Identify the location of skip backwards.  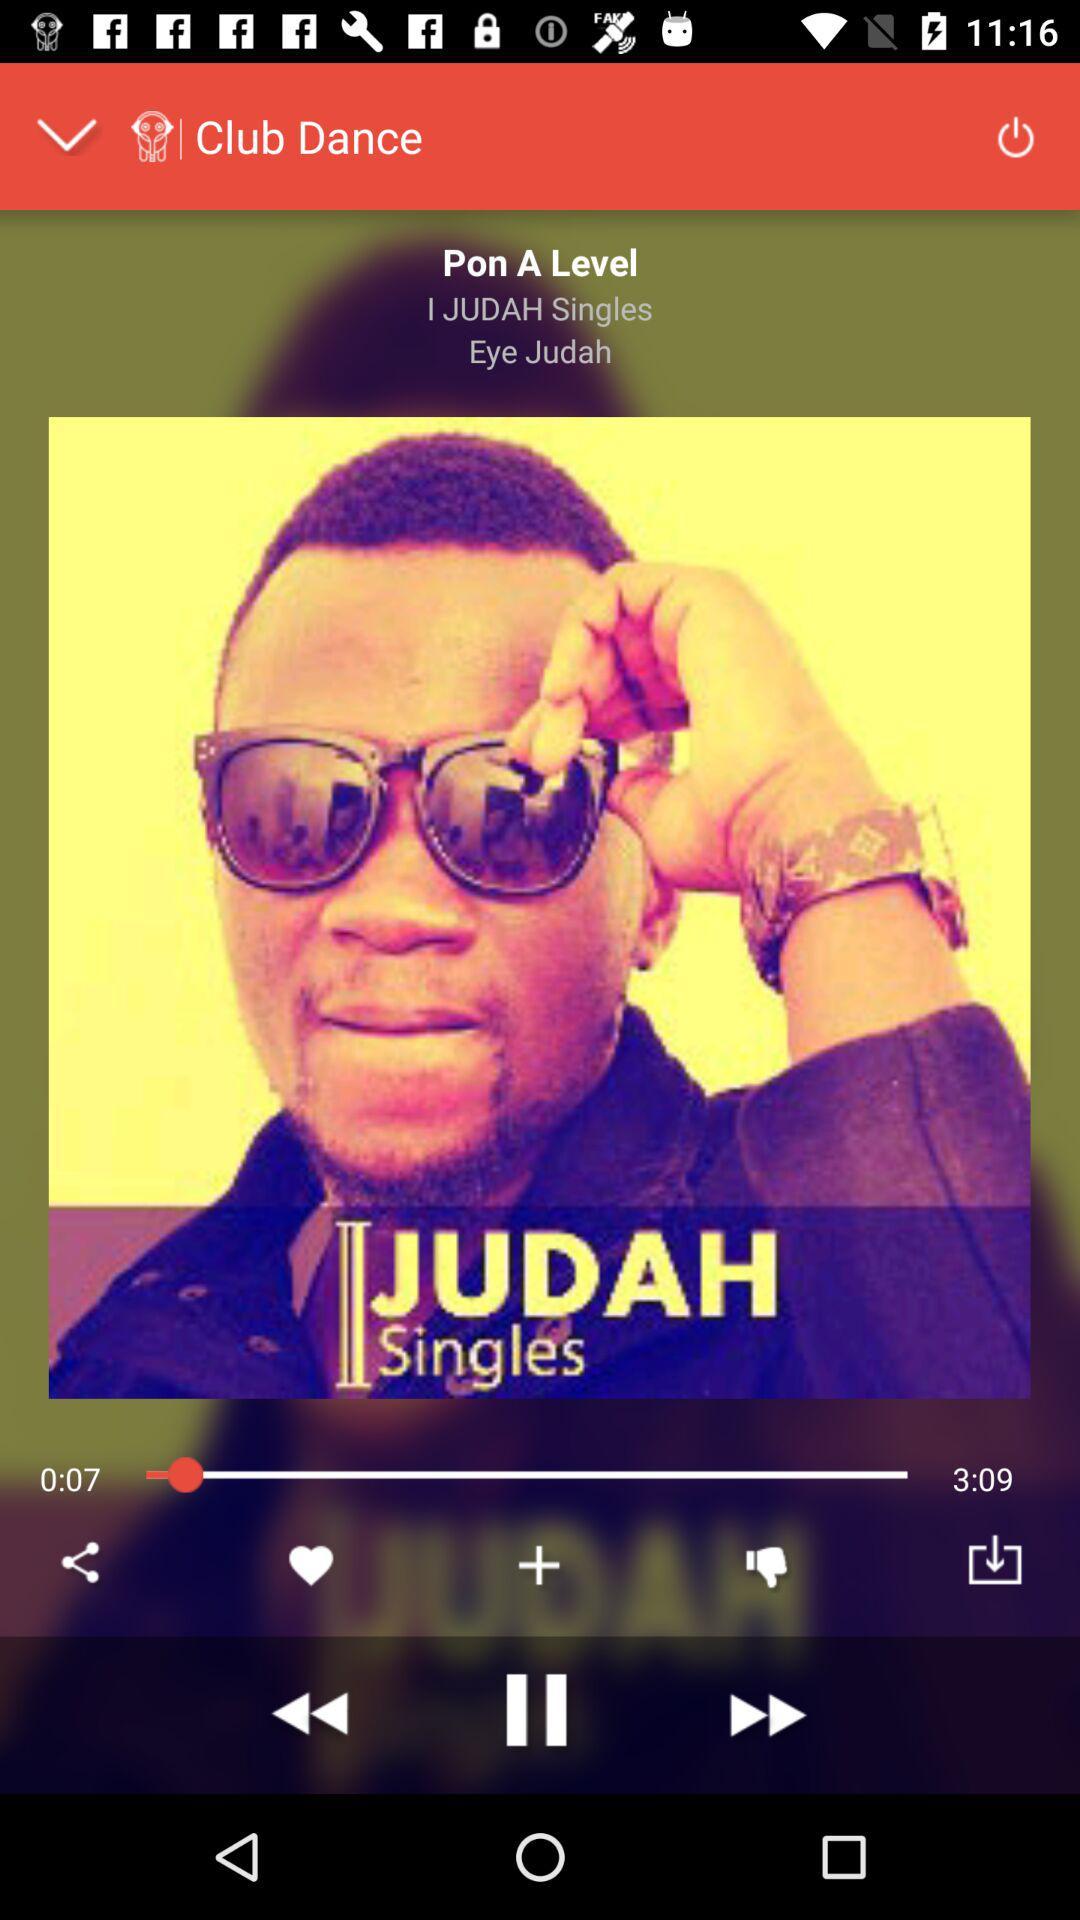
(312, 1714).